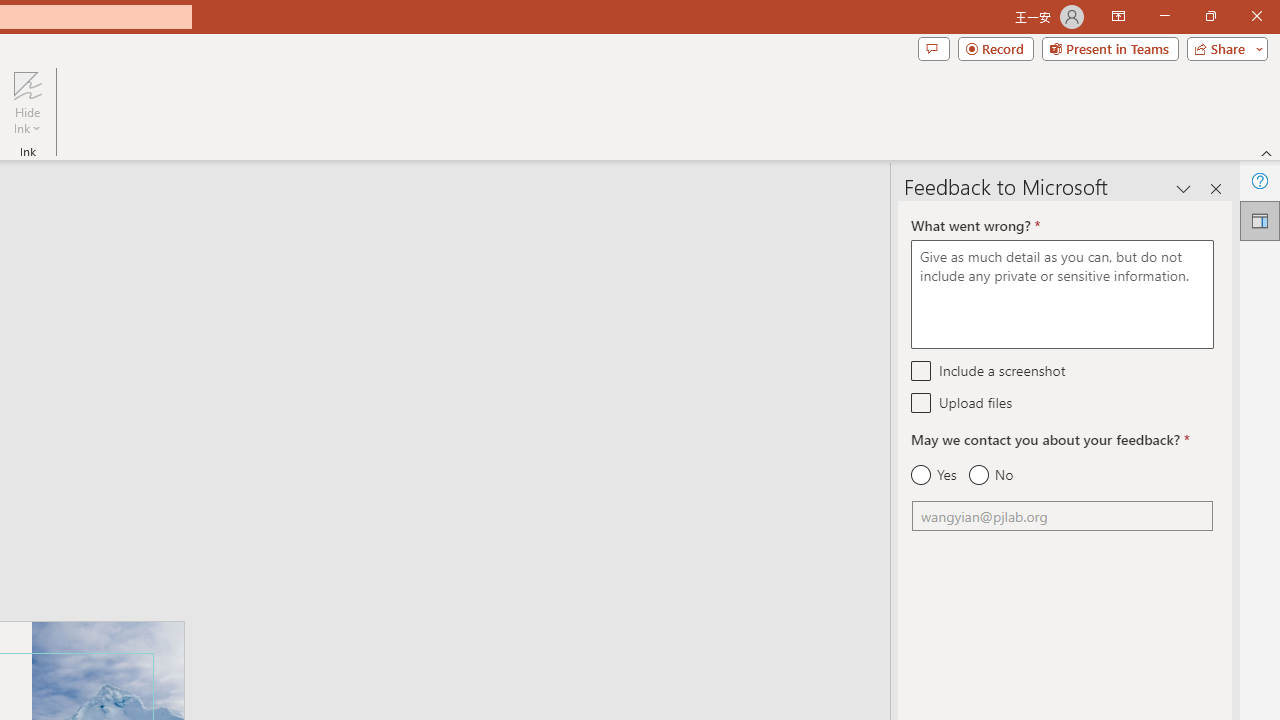 The image size is (1280, 720). What do you see at coordinates (1061, 515) in the screenshot?
I see `'Email'` at bounding box center [1061, 515].